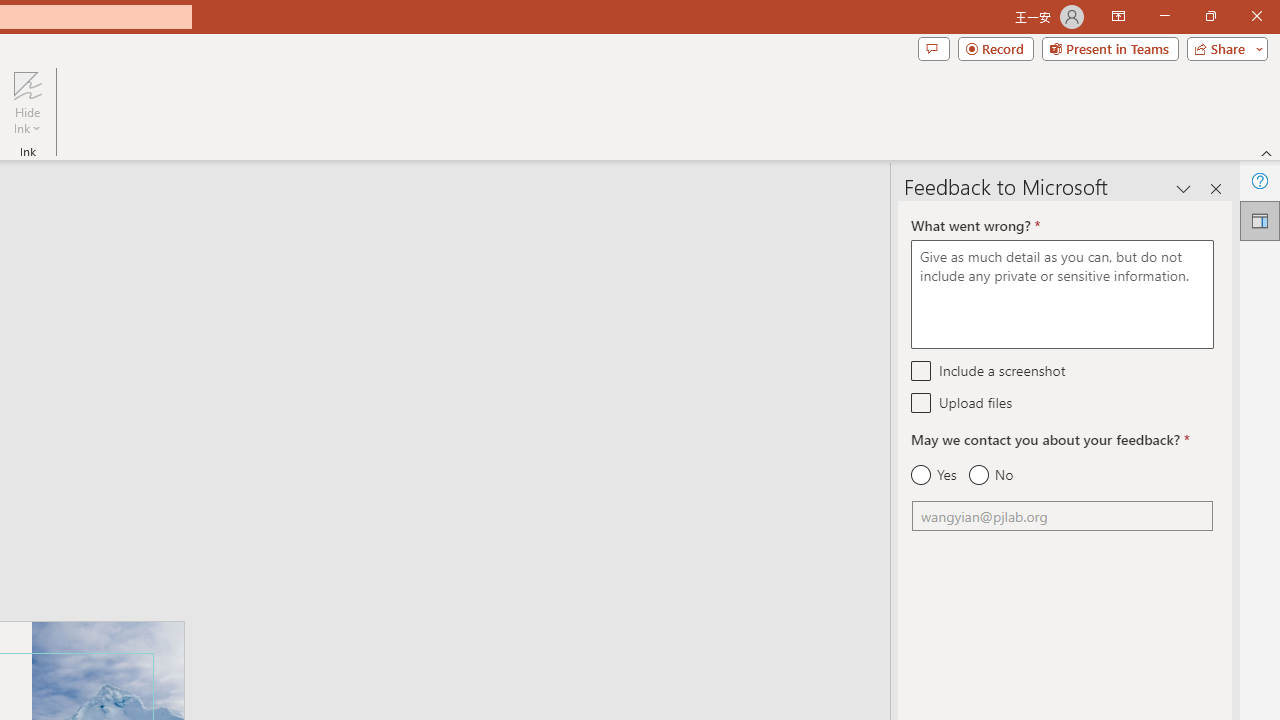 The image size is (1280, 720). What do you see at coordinates (1061, 515) in the screenshot?
I see `'Email'` at bounding box center [1061, 515].